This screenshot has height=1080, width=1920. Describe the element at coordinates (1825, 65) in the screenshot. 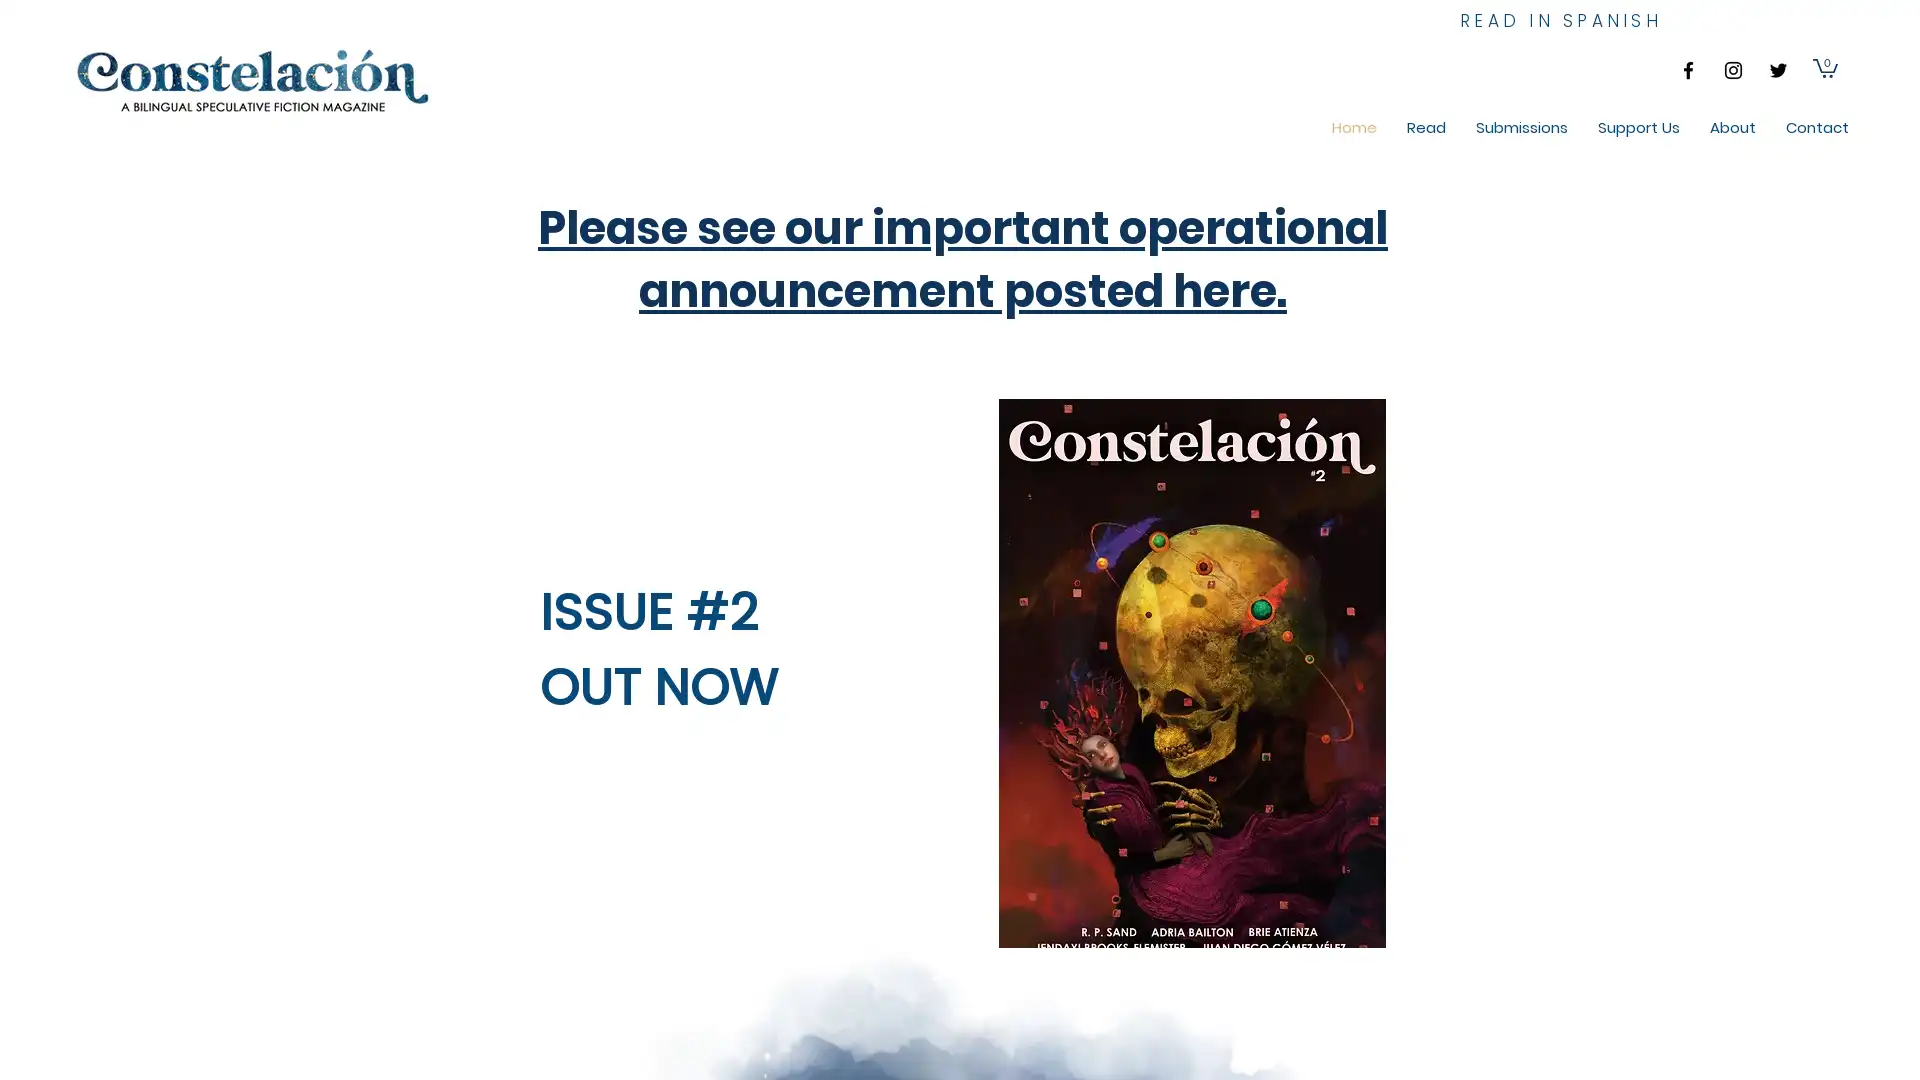

I see `Cart with 0 items` at that location.